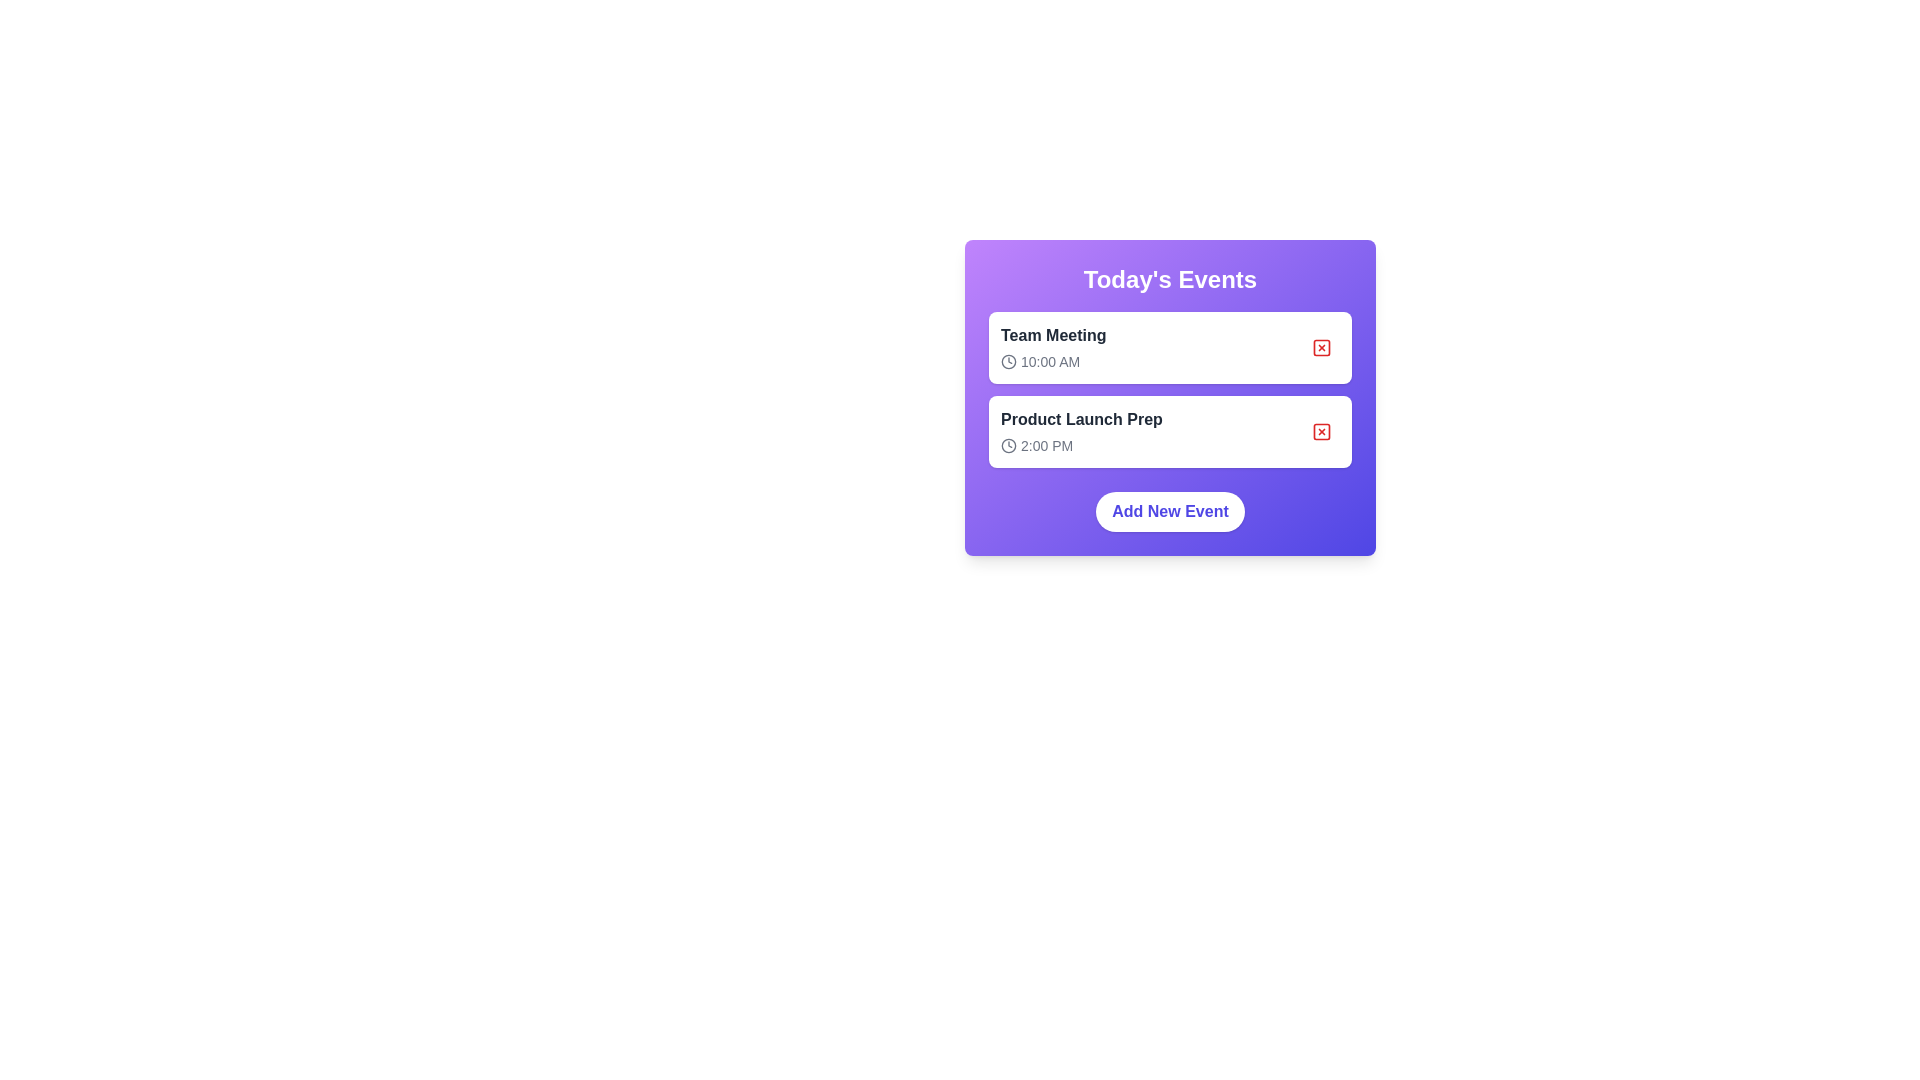  Describe the element at coordinates (1052, 346) in the screenshot. I see `the informational element titled 'Team Meeting' with timestamp '10:00 AM' located in the 'Today's Events' card` at that location.